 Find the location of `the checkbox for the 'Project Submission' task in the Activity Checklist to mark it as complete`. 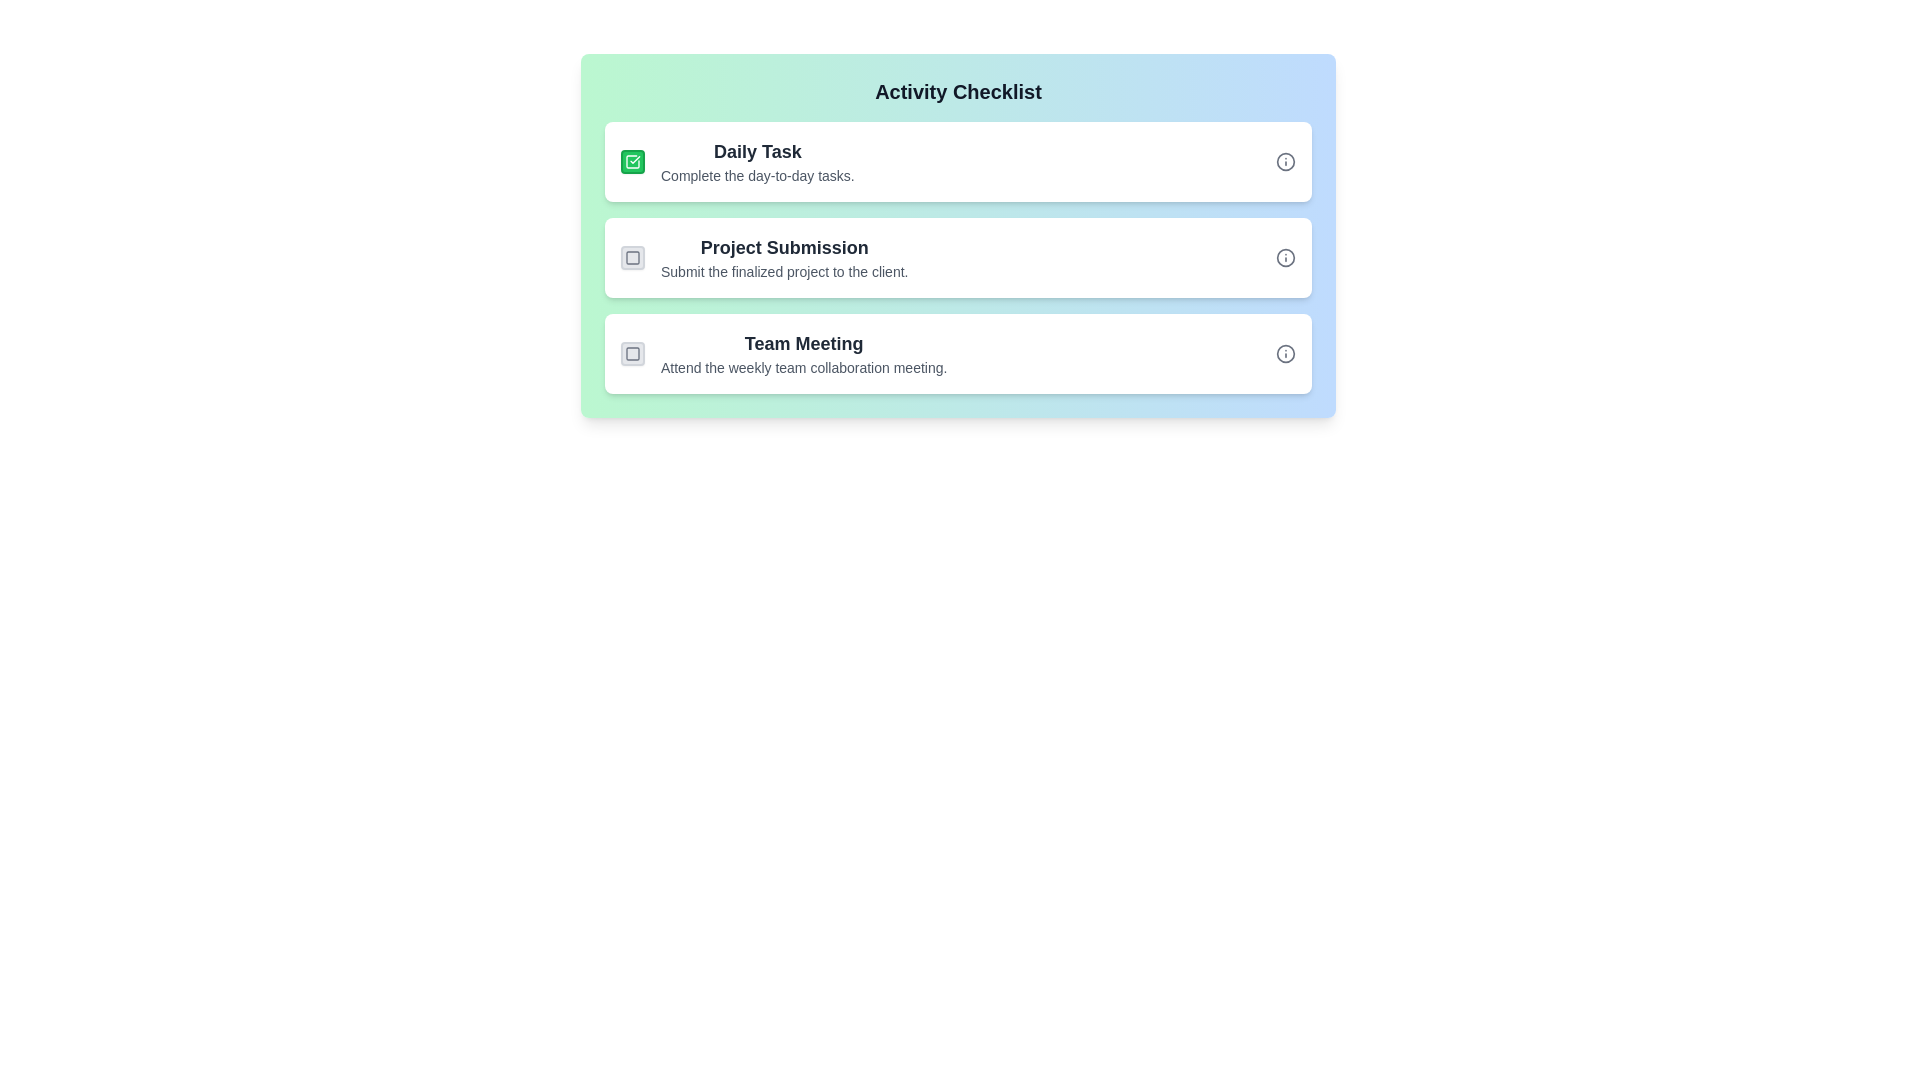

the checkbox for the 'Project Submission' task in the Activity Checklist to mark it as complete is located at coordinates (957, 234).